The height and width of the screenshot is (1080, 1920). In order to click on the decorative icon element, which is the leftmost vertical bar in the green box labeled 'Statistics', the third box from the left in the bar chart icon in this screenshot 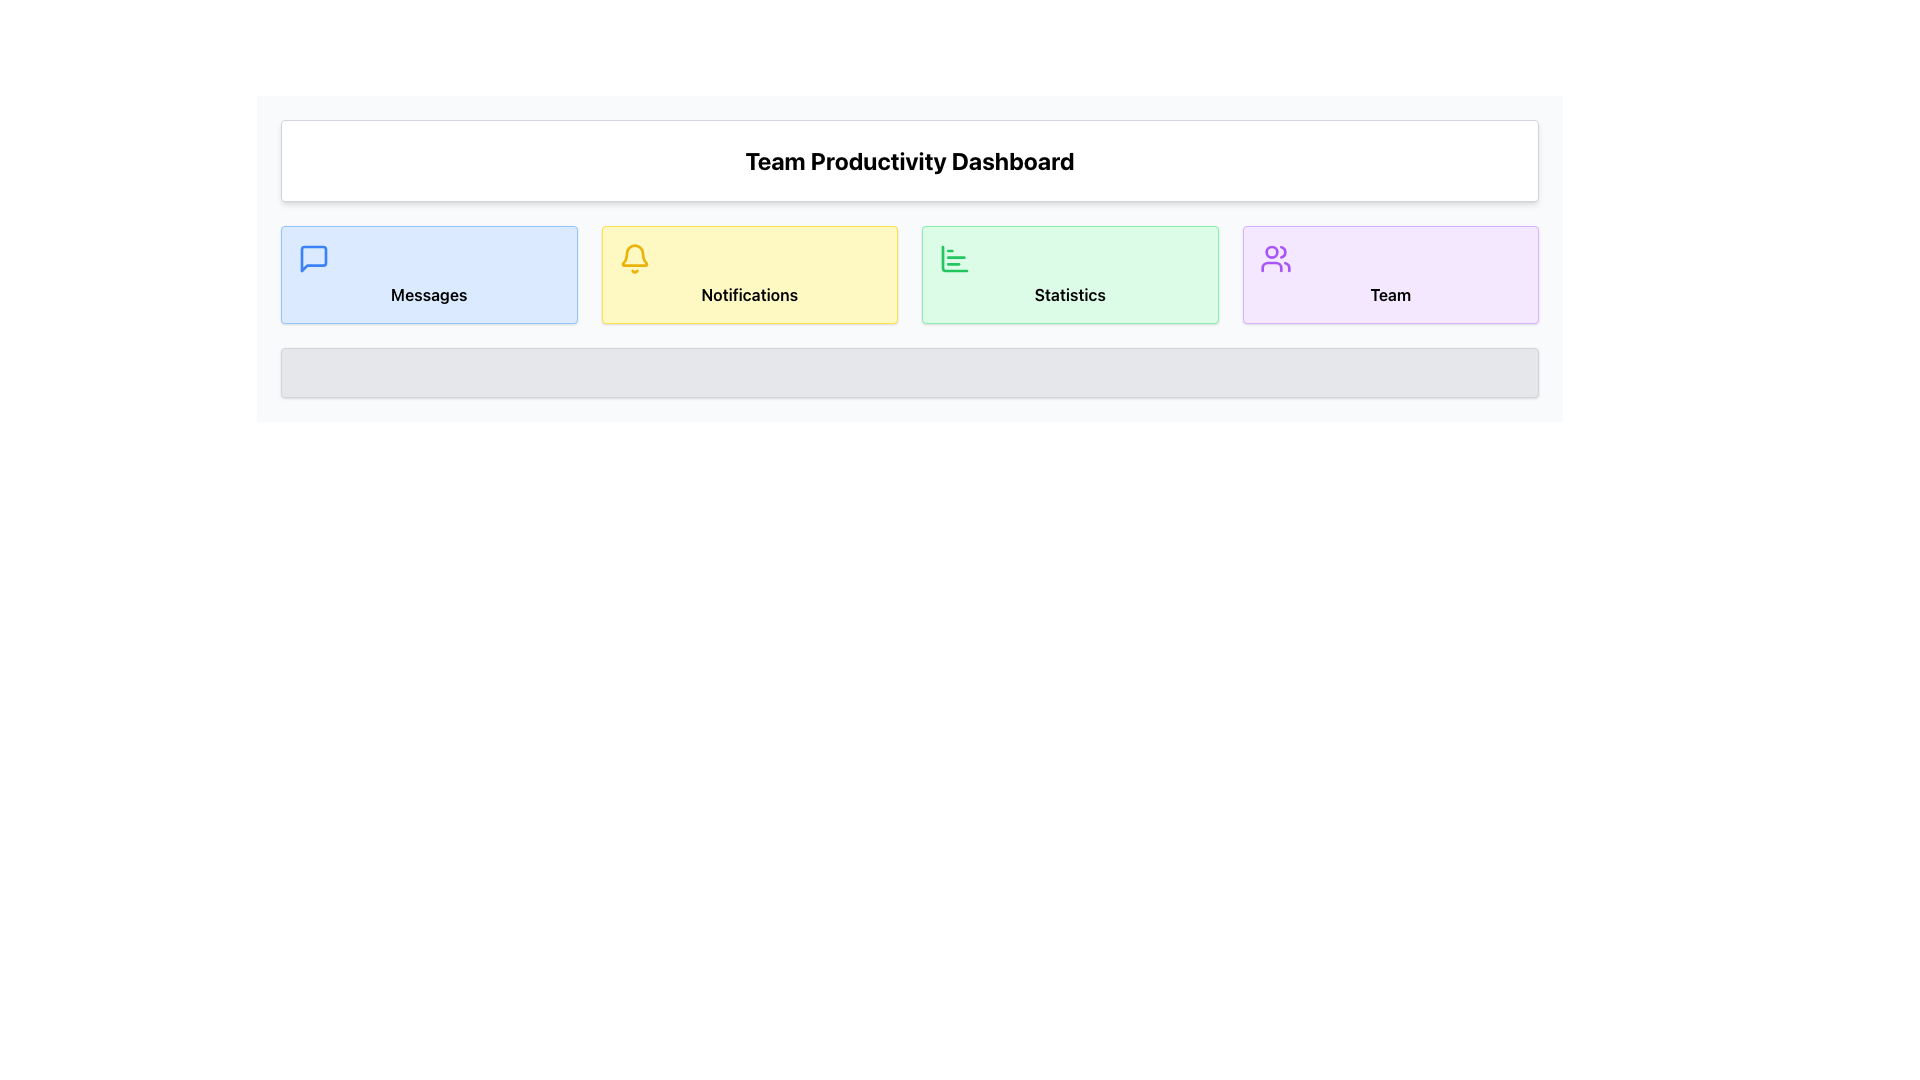, I will do `click(954, 257)`.